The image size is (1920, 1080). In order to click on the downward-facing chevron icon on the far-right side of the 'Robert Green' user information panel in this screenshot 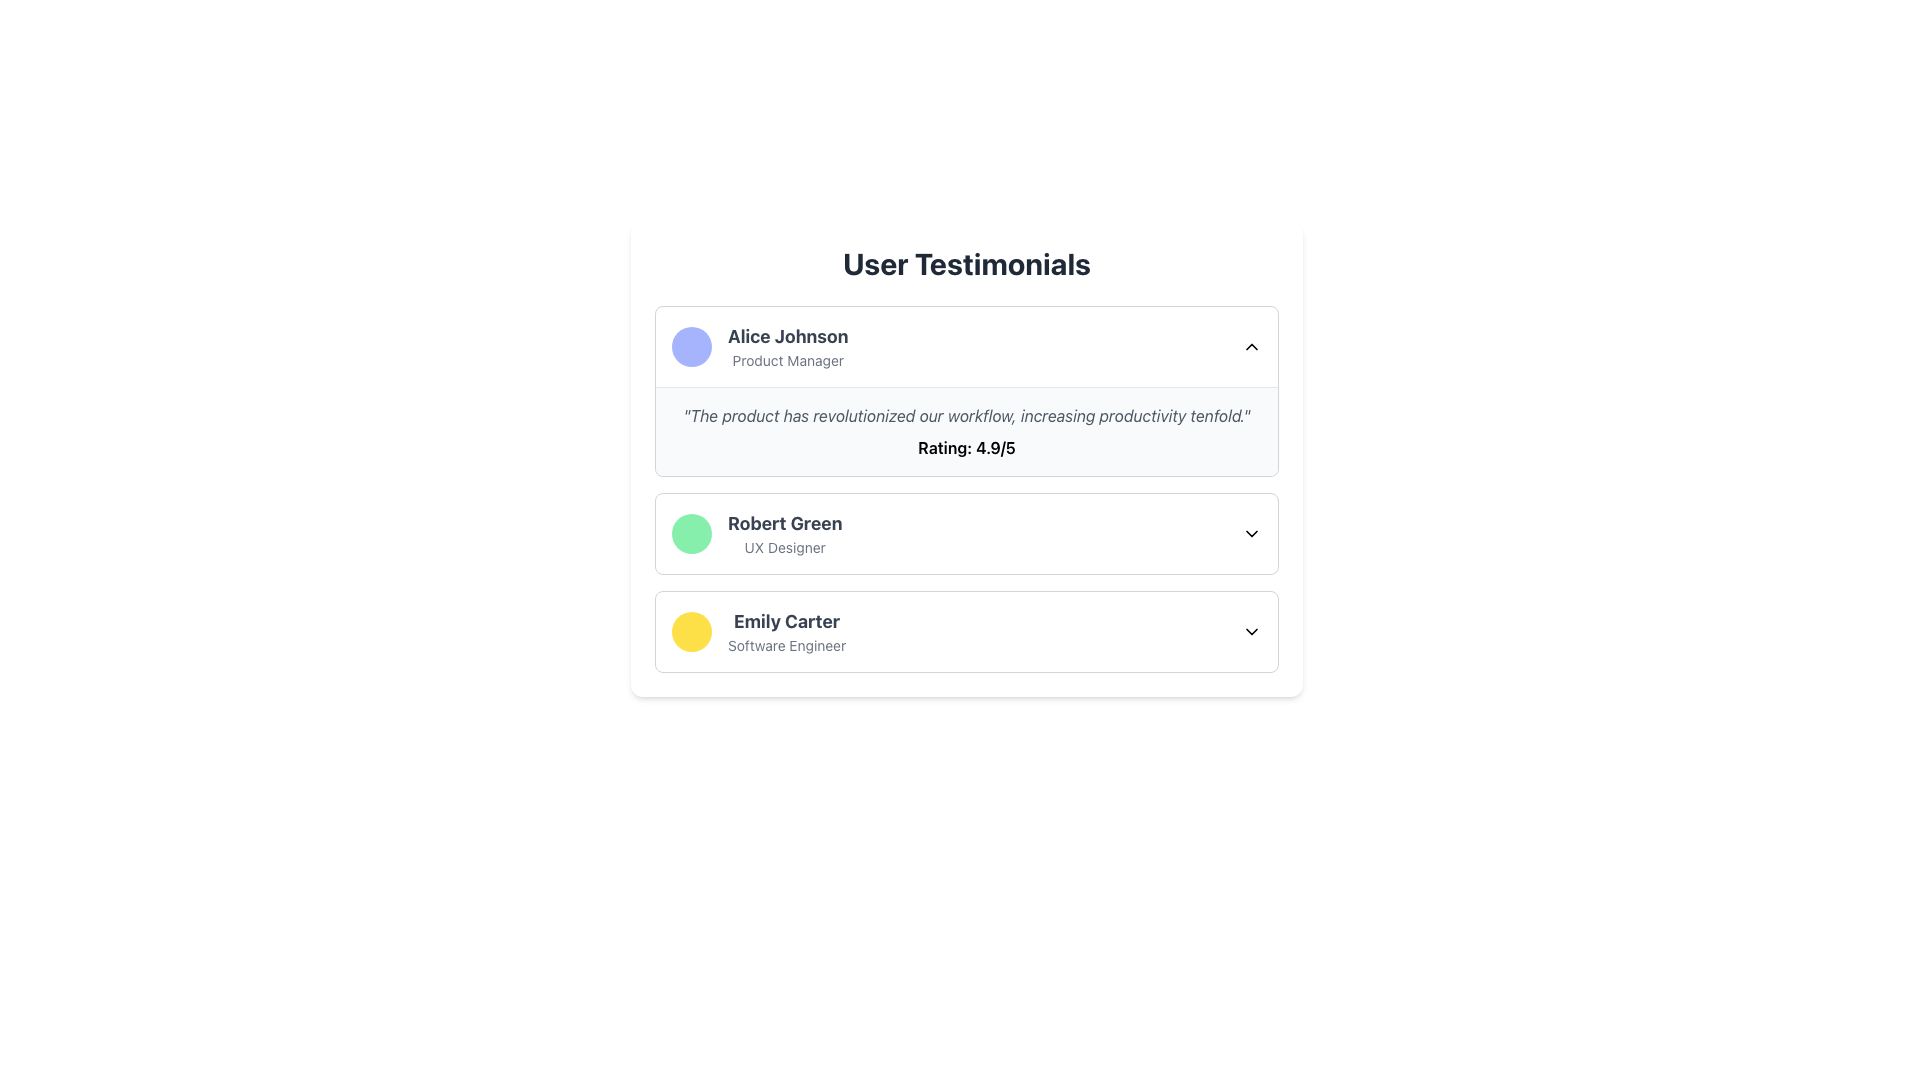, I will do `click(1251, 532)`.